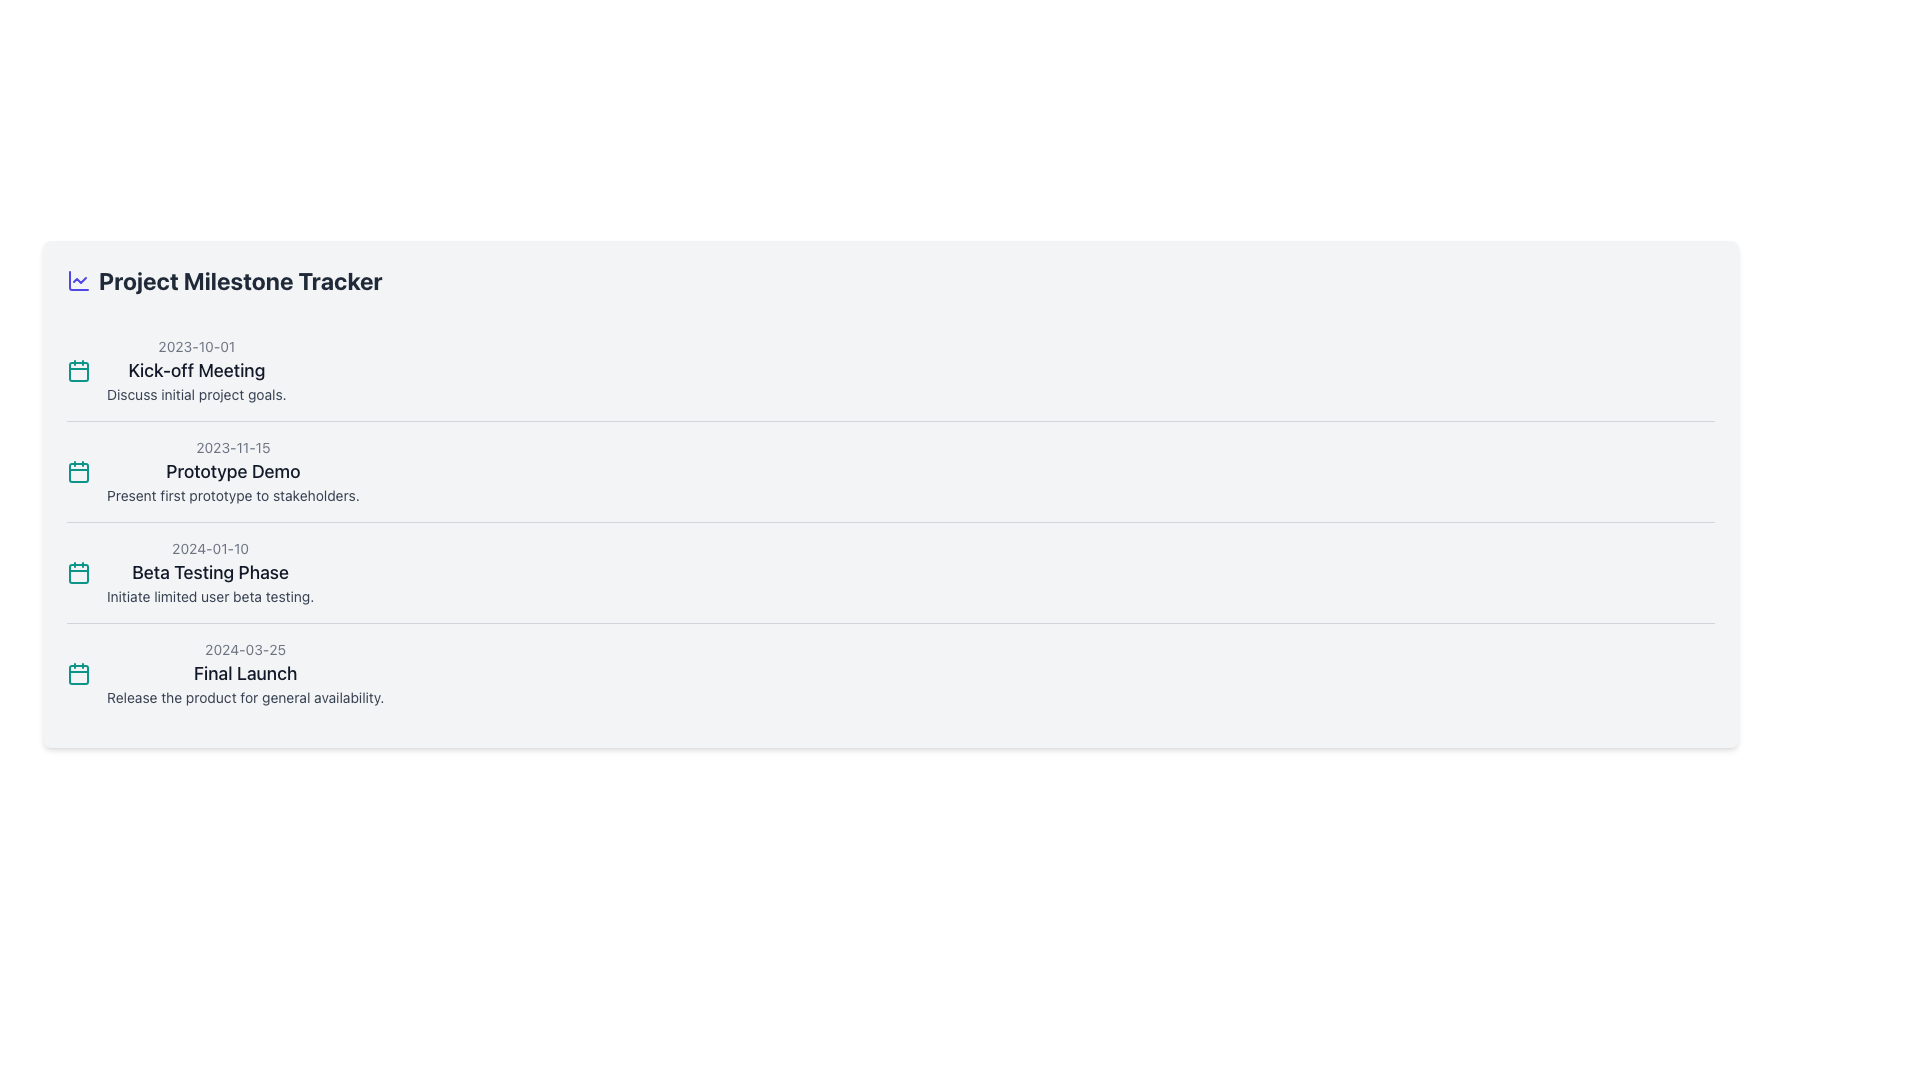 The height and width of the screenshot is (1080, 1920). I want to click on the third item in the milestone list, which features the date '2024-01-10', the title 'Beta Testing Phase', and the explanation 'Initiate limited user beta testing.', so click(210, 573).